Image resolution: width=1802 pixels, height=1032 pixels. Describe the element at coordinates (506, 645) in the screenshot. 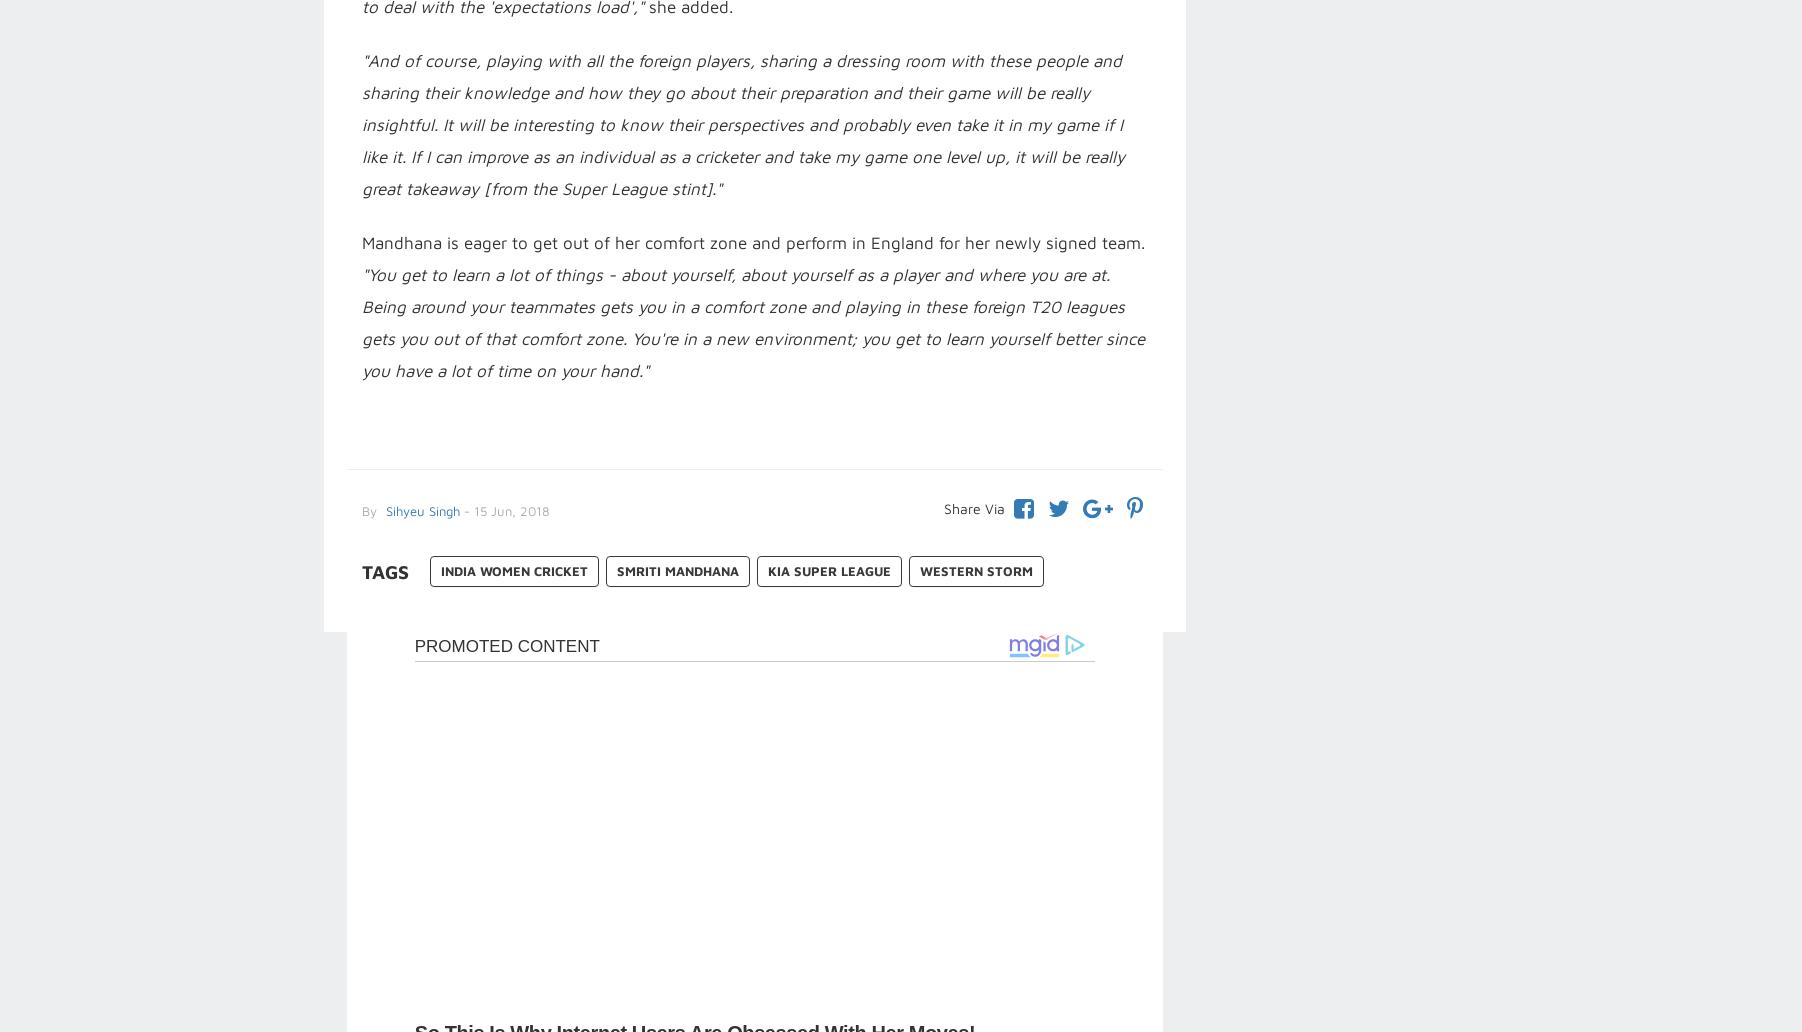

I see `'Promoted Content'` at that location.